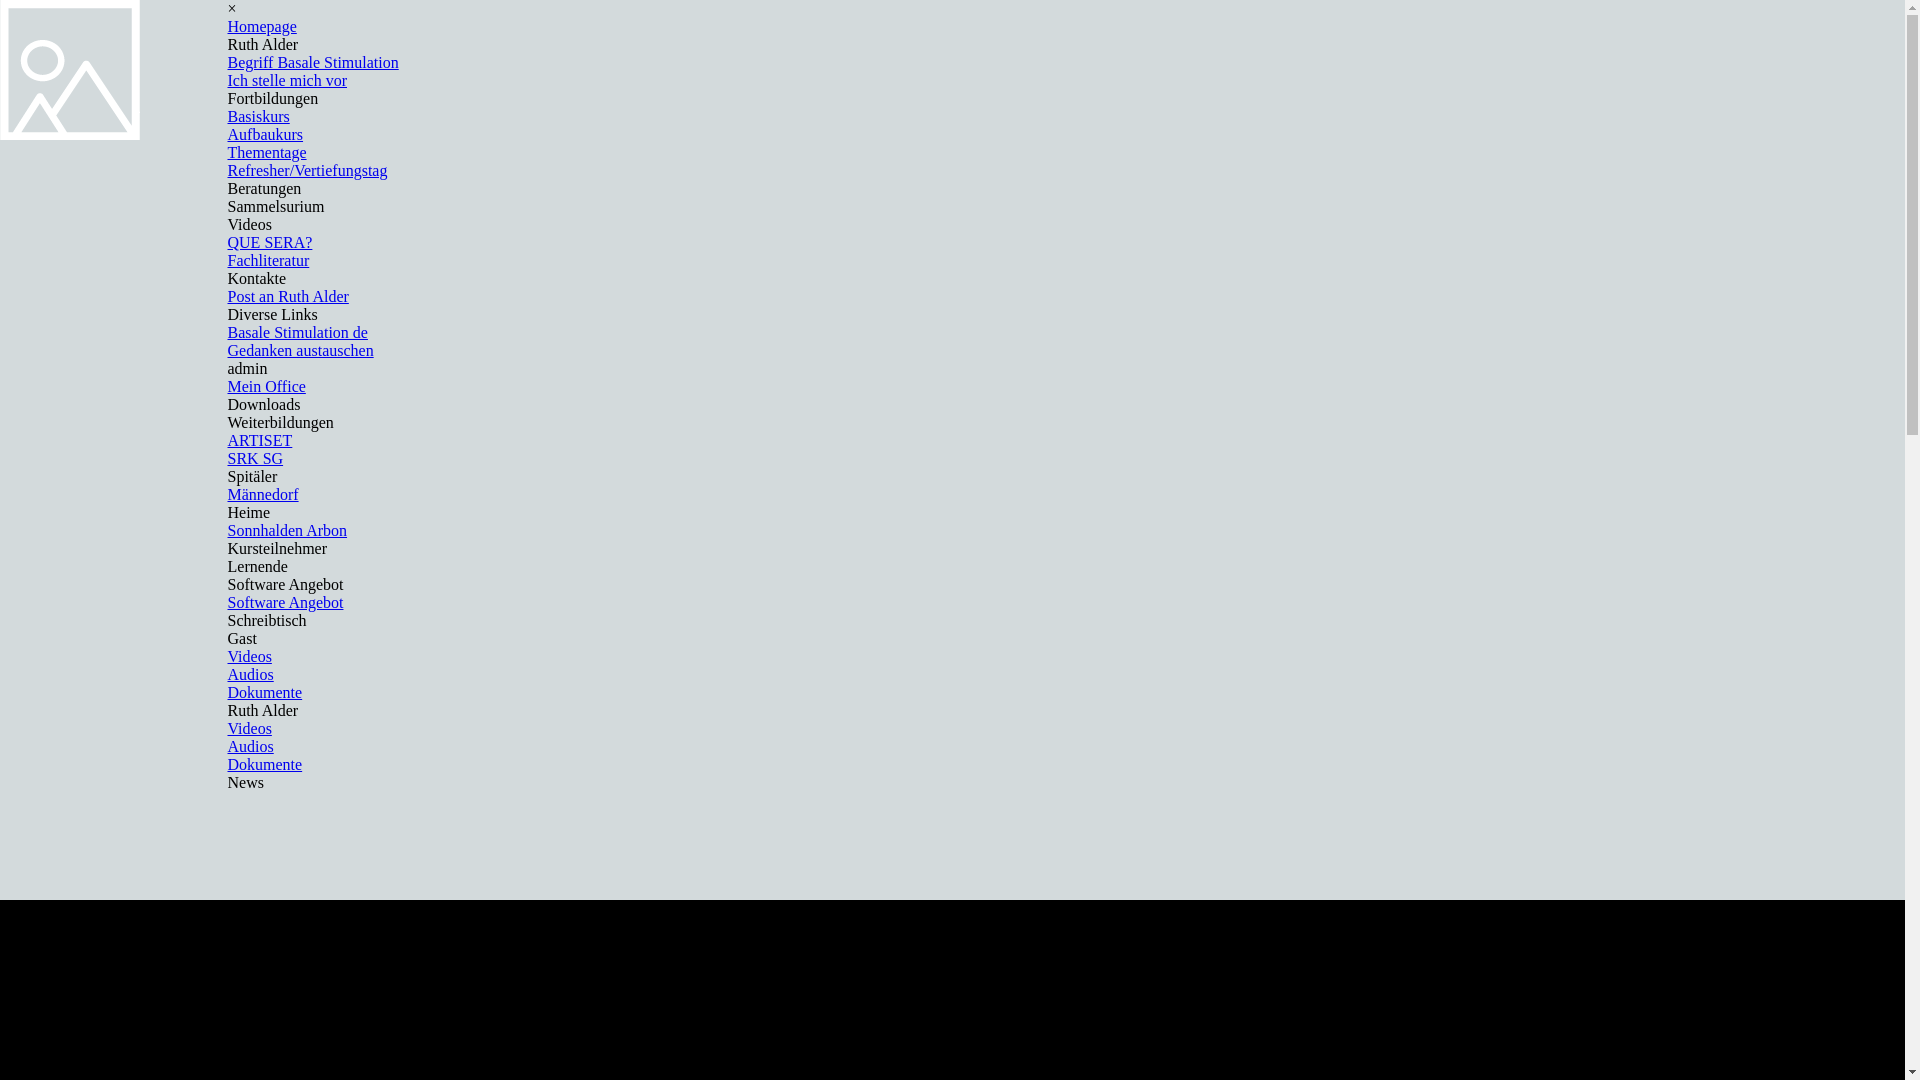 The image size is (1920, 1080). I want to click on 'Homepage', so click(227, 26).